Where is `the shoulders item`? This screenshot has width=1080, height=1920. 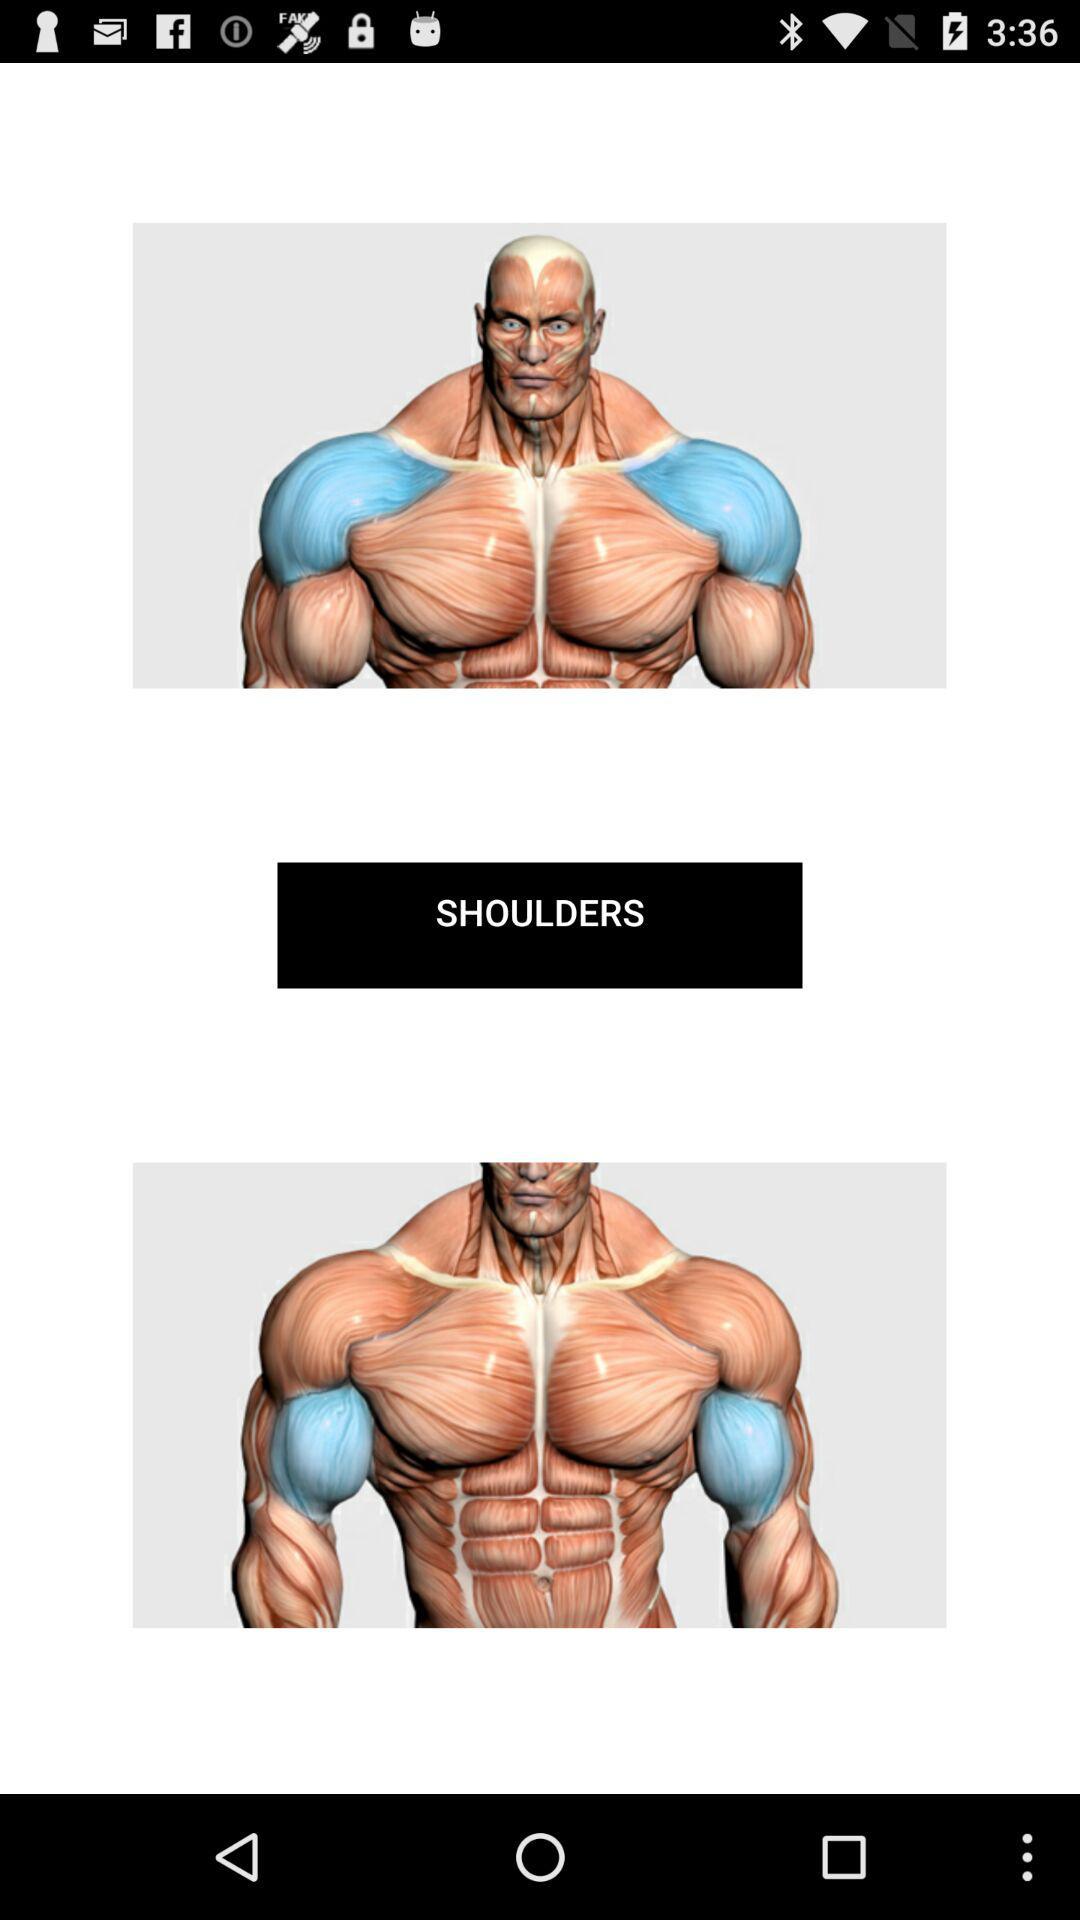 the shoulders item is located at coordinates (540, 924).